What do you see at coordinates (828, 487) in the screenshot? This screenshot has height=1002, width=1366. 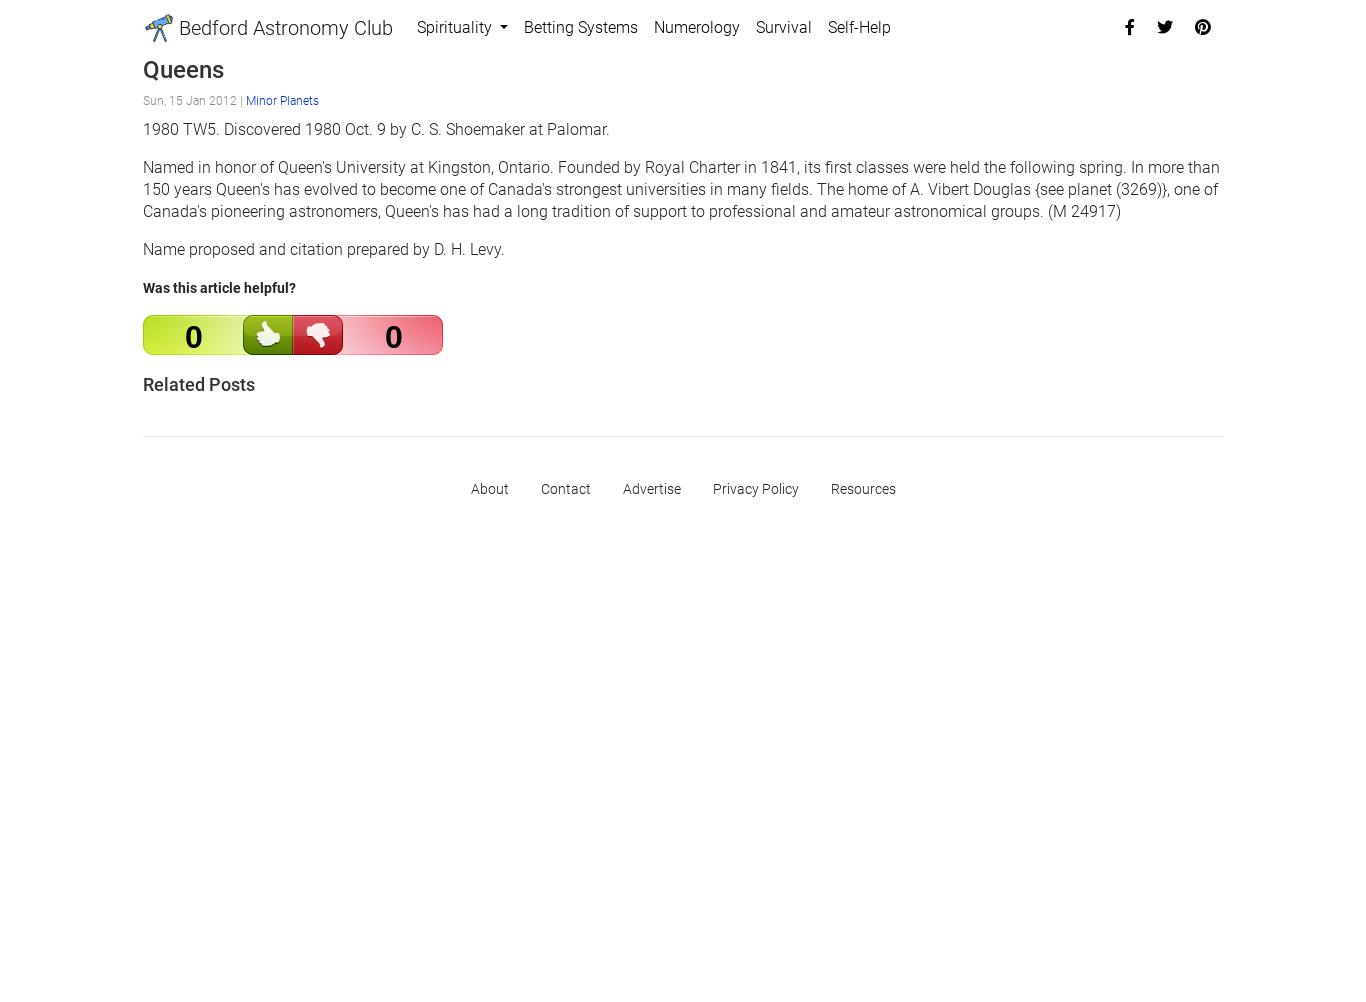 I see `'Resources'` at bounding box center [828, 487].